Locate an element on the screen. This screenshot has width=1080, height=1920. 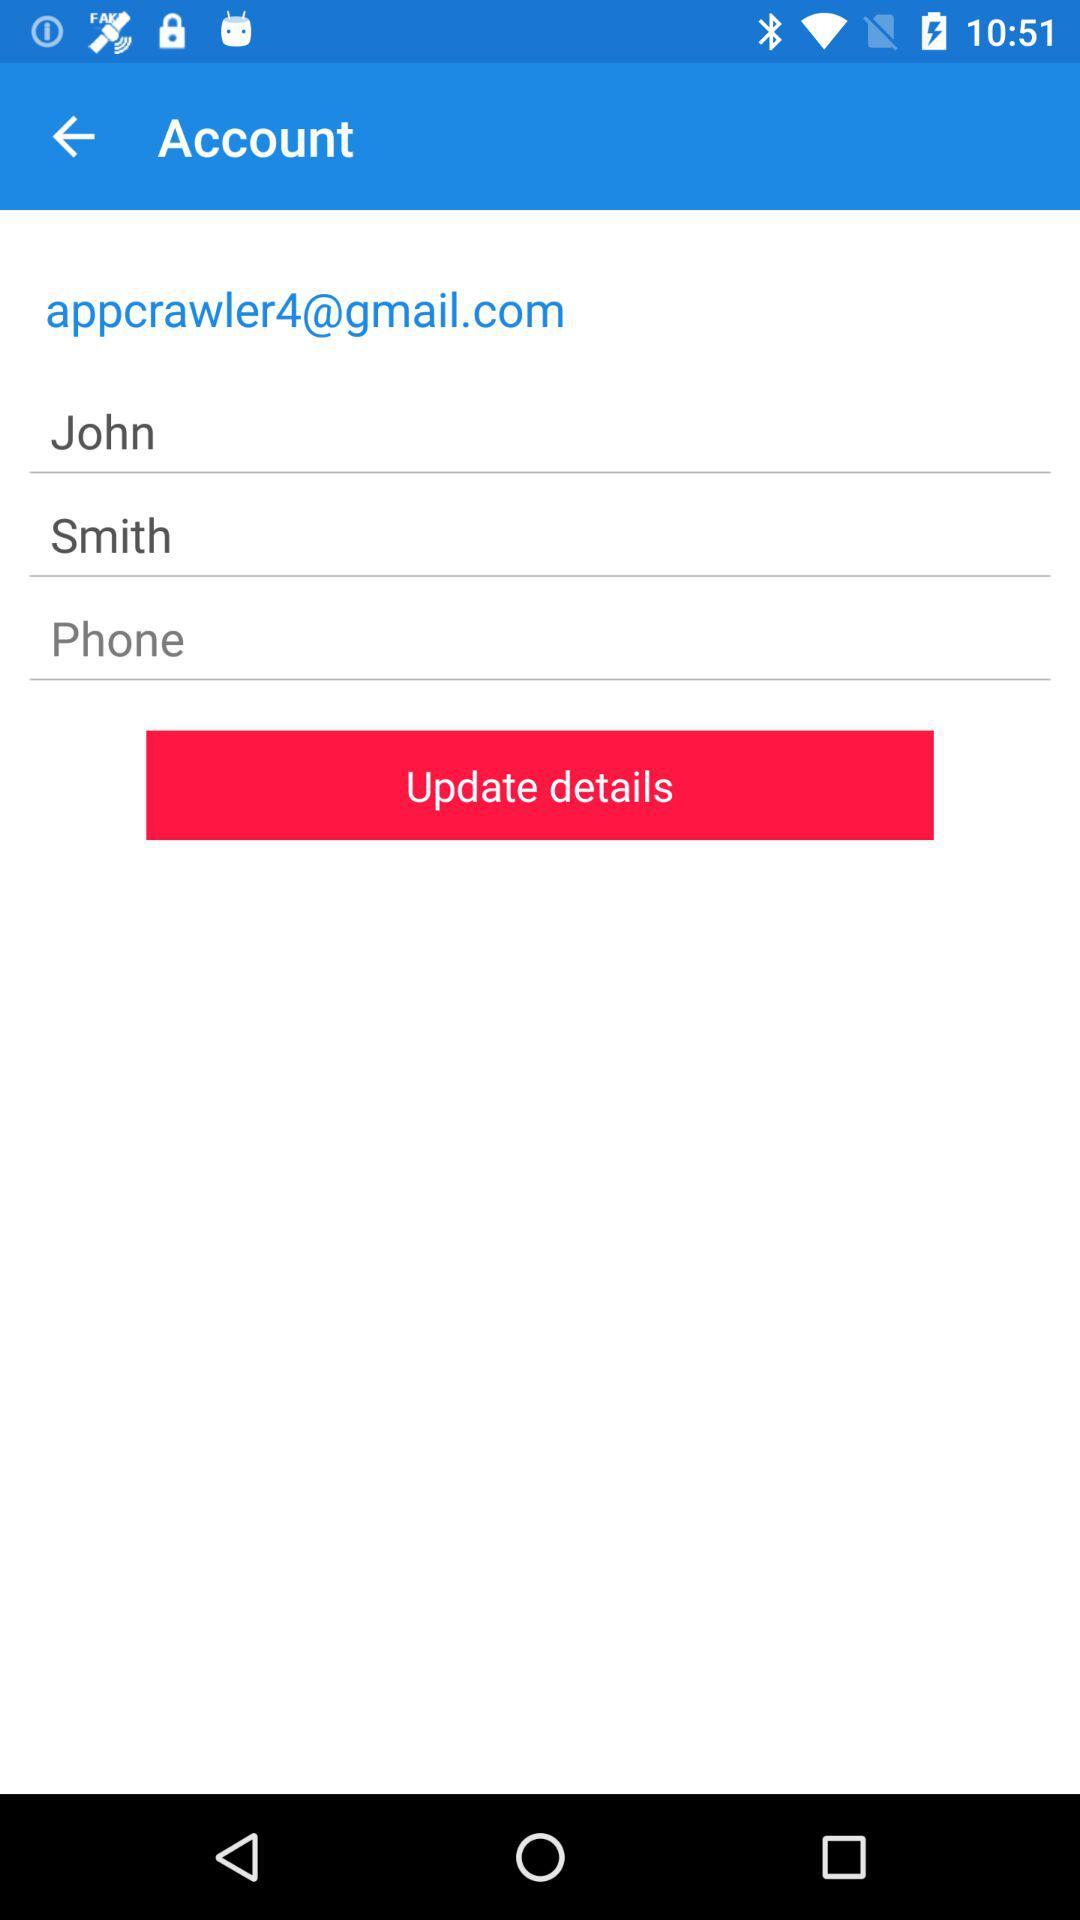
the icon next to account is located at coordinates (72, 135).